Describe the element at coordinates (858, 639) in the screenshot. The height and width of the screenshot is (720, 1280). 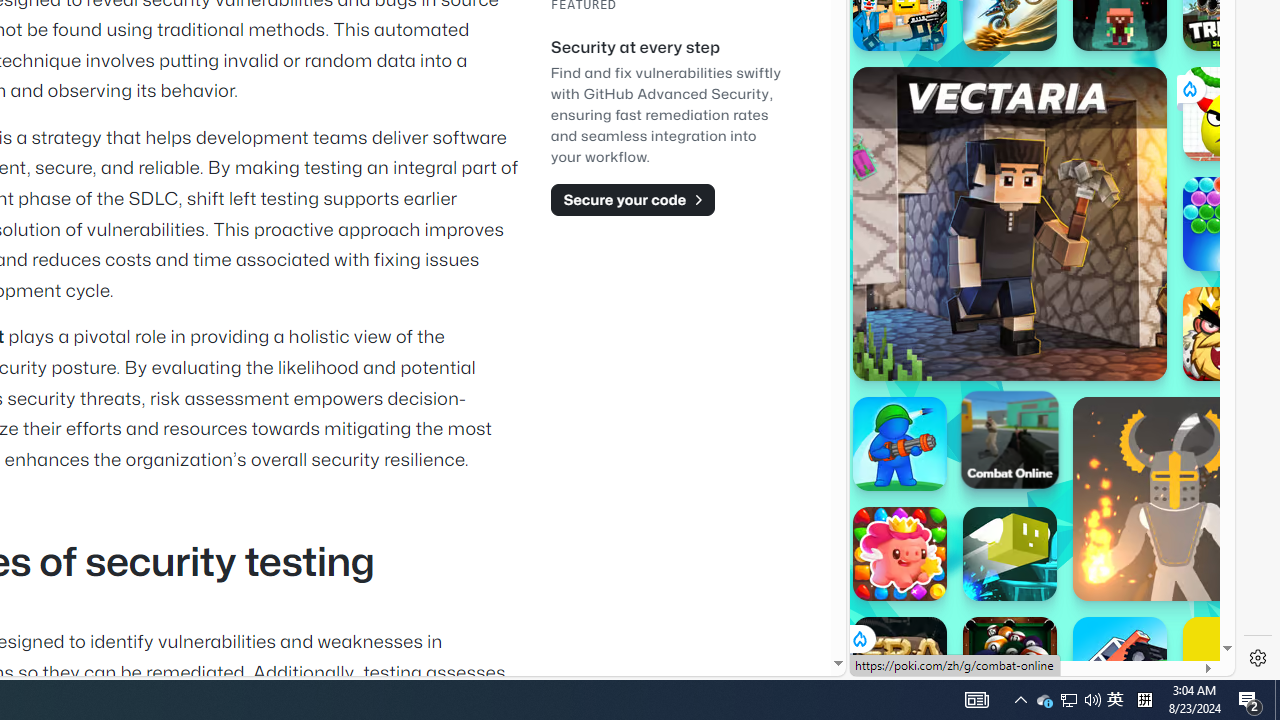
I see `'Class: rCs5cyEiqiTpYvt_VBCR'` at that location.